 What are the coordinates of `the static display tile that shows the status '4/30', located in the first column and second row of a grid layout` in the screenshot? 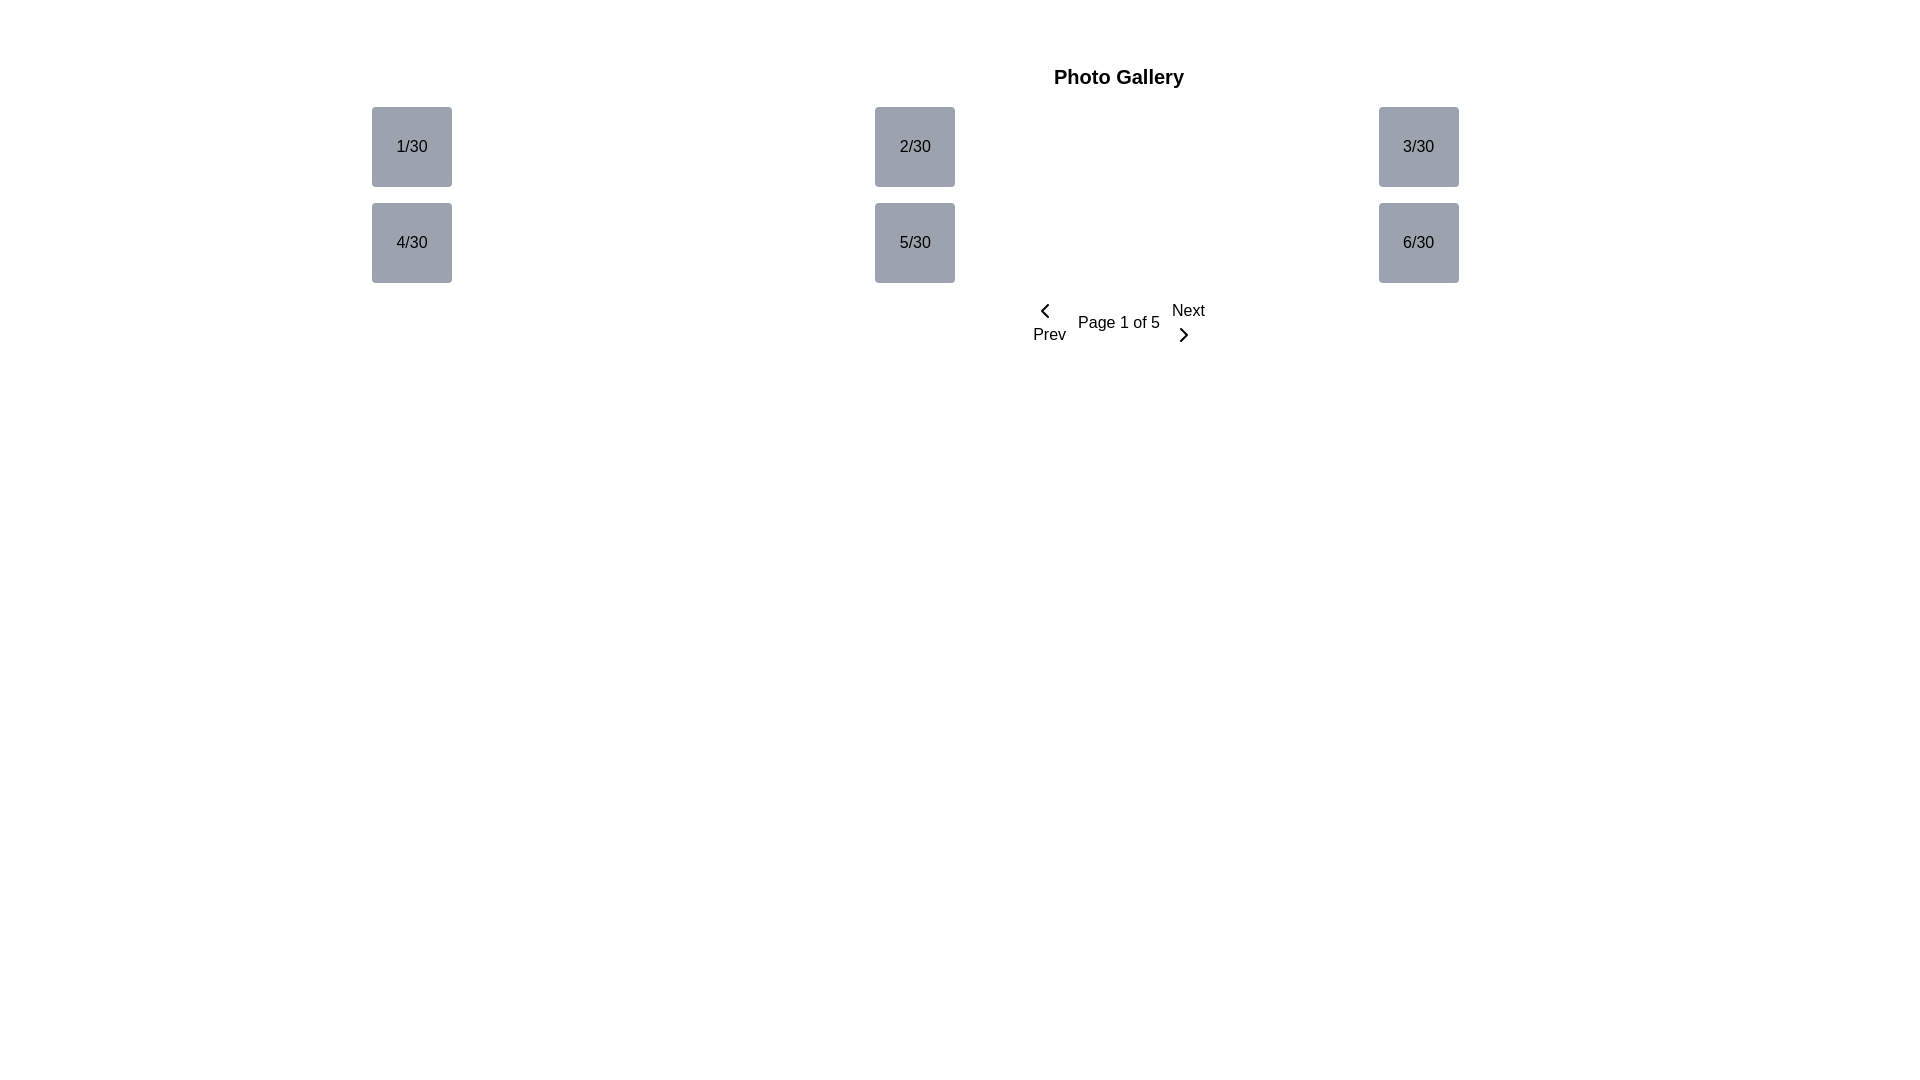 It's located at (411, 242).